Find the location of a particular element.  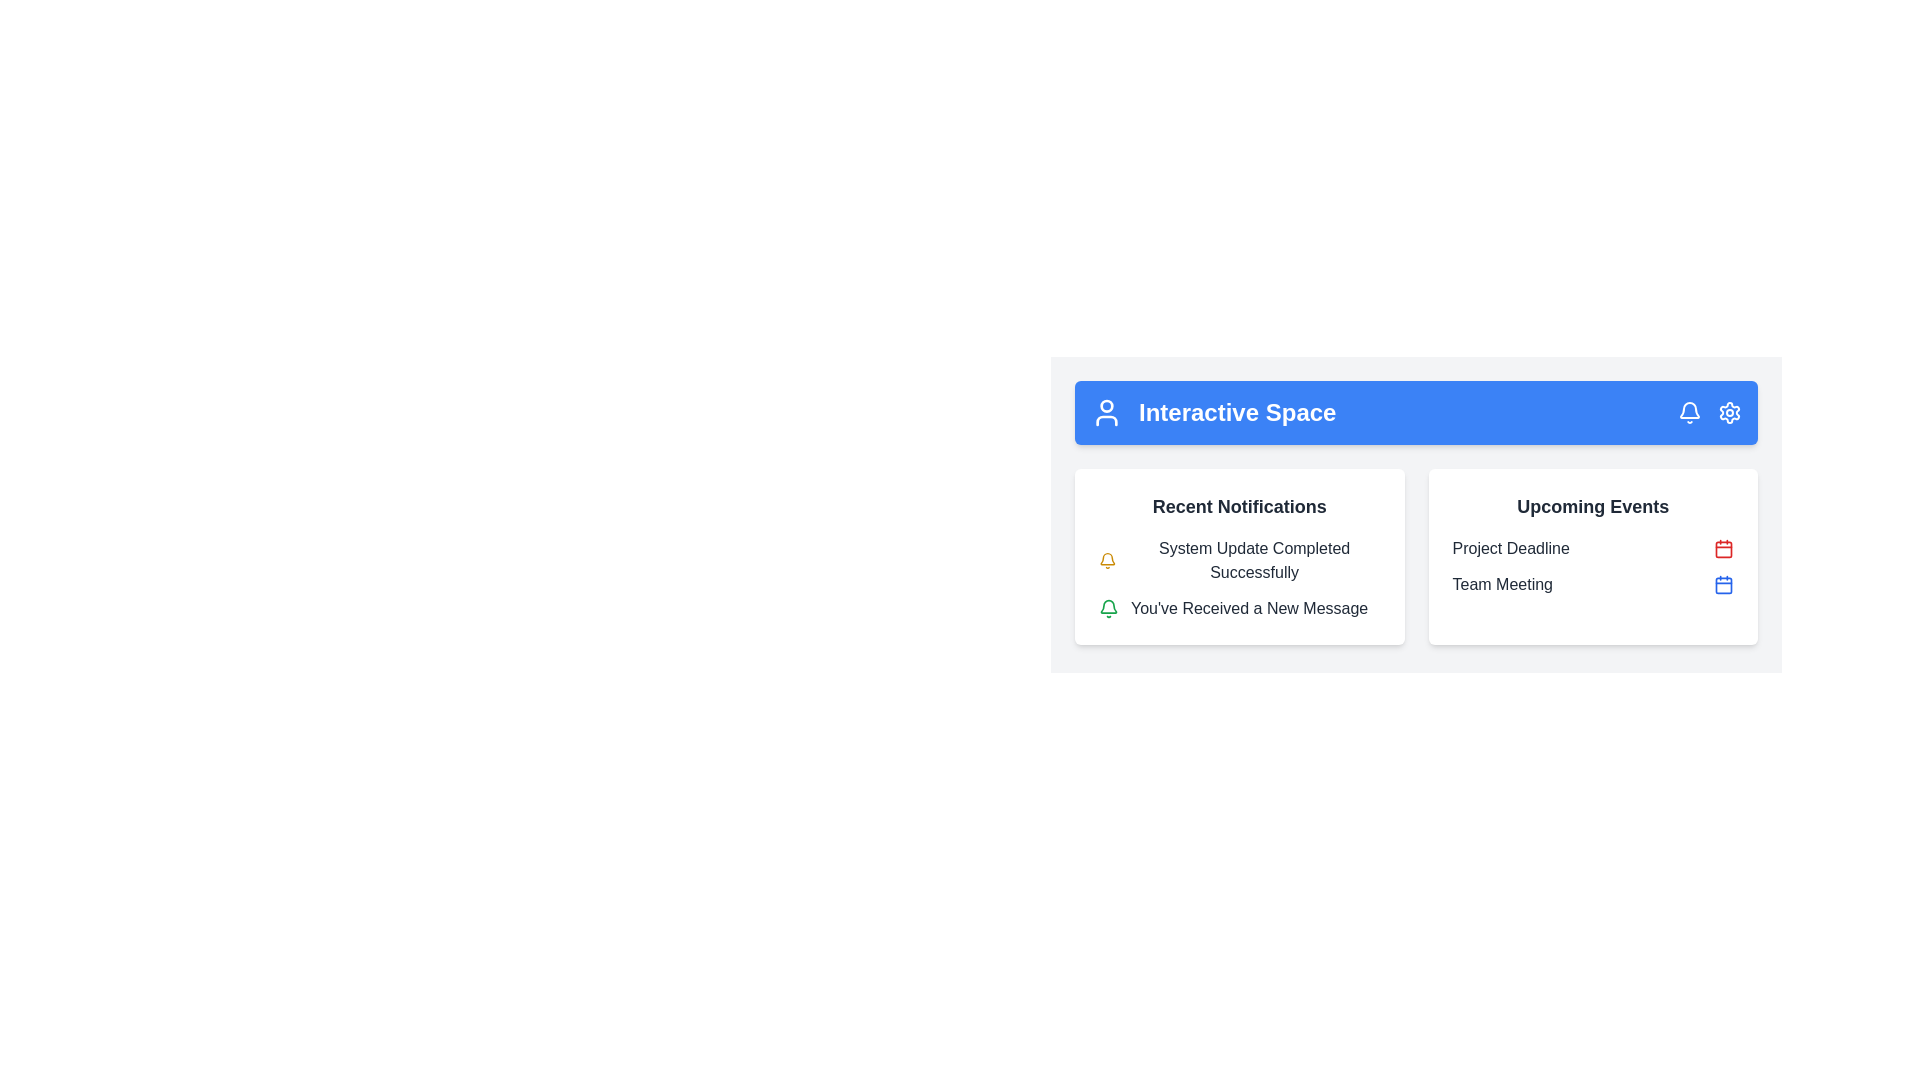

the text label that reads 'Project Deadline', which is the first label in the list of upcoming events, positioned above the label 'Team Meeting' is located at coordinates (1511, 548).